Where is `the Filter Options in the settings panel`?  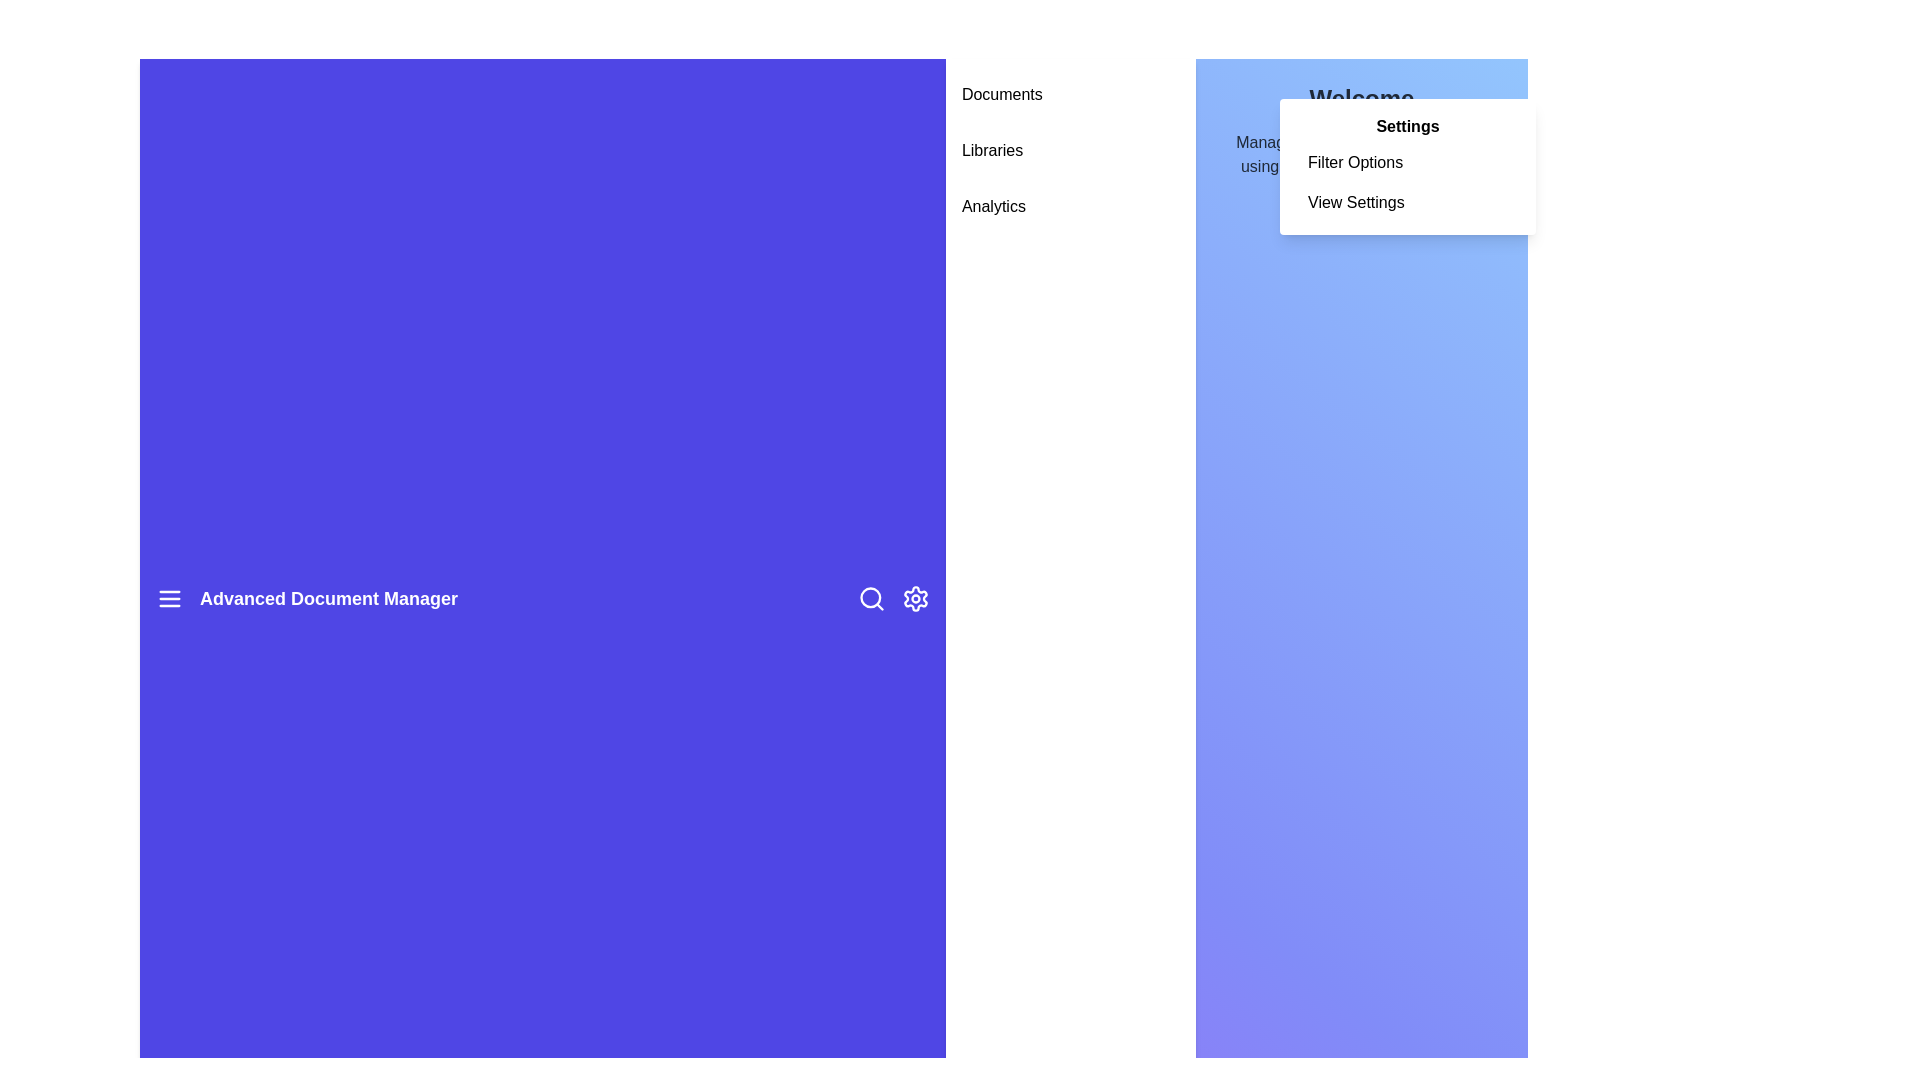
the Filter Options in the settings panel is located at coordinates (1406, 161).